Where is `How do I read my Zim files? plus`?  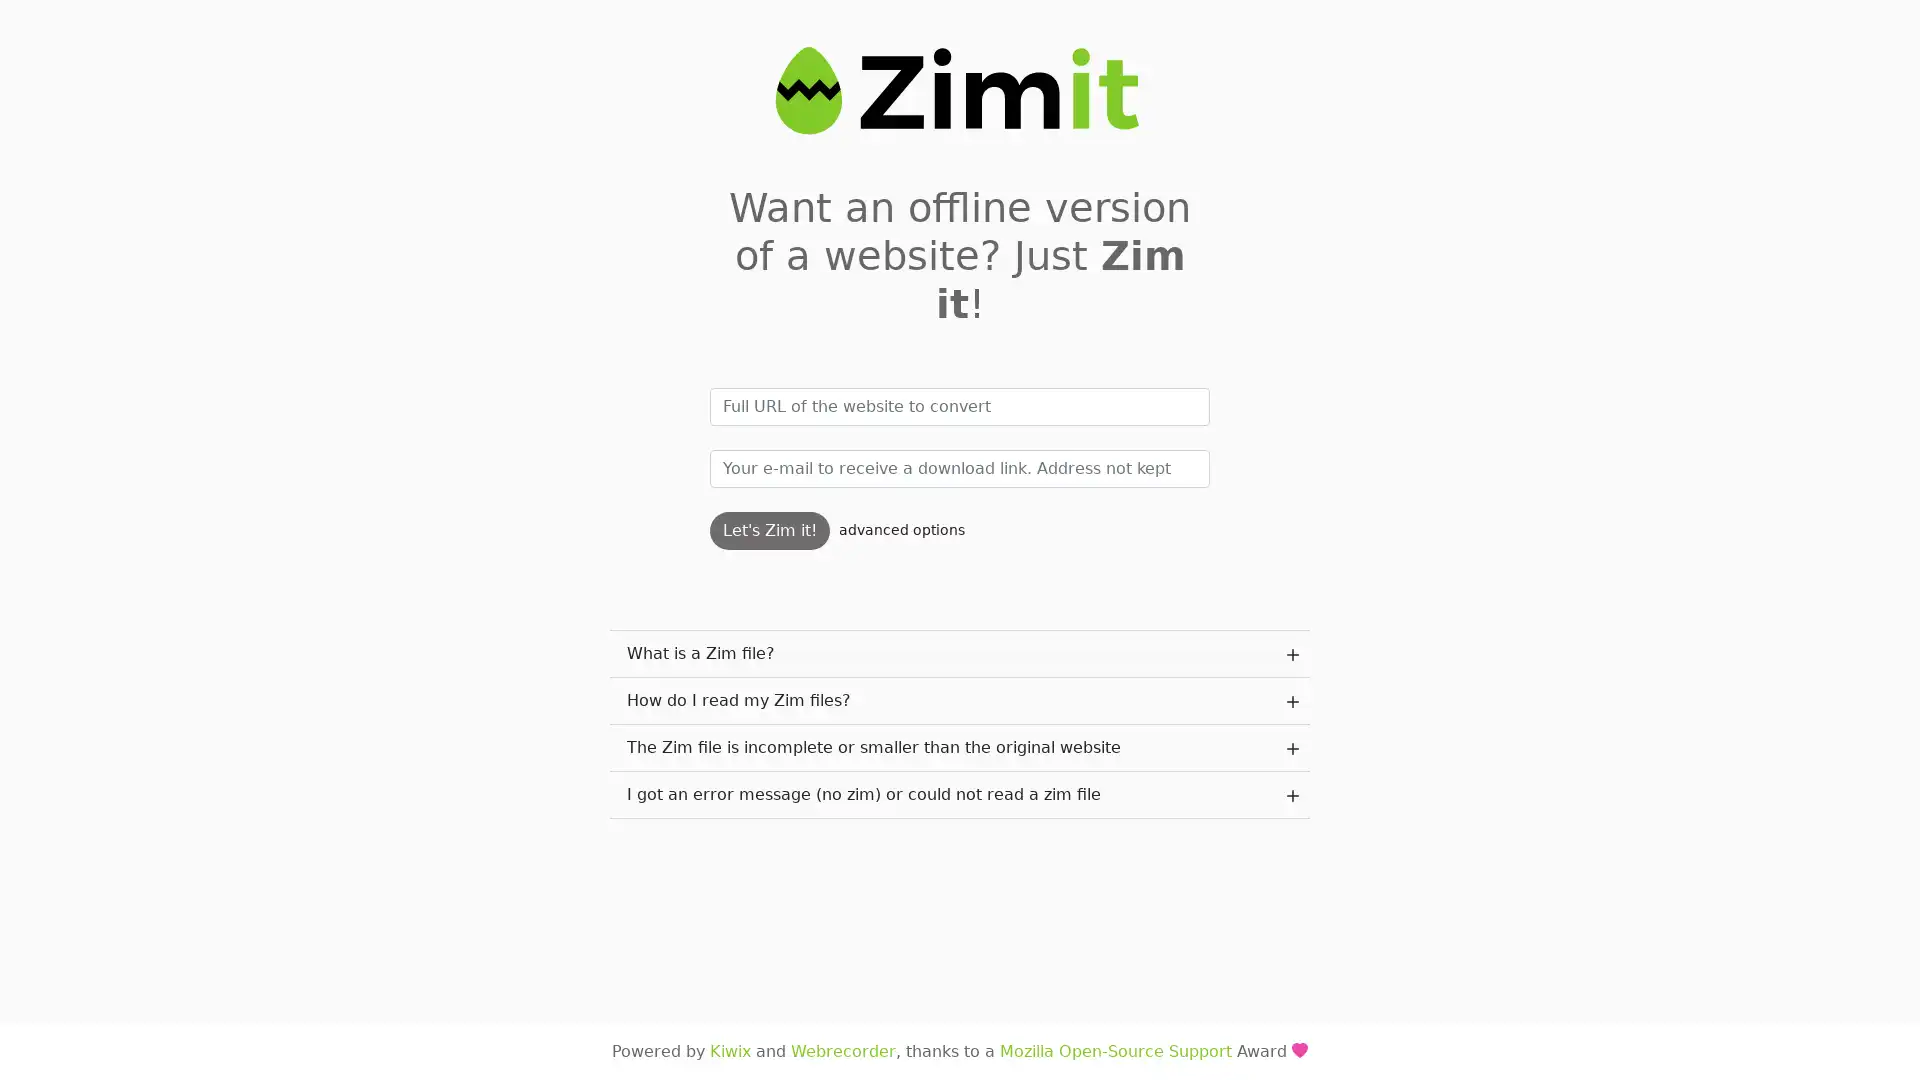
How do I read my Zim files? plus is located at coordinates (960, 698).